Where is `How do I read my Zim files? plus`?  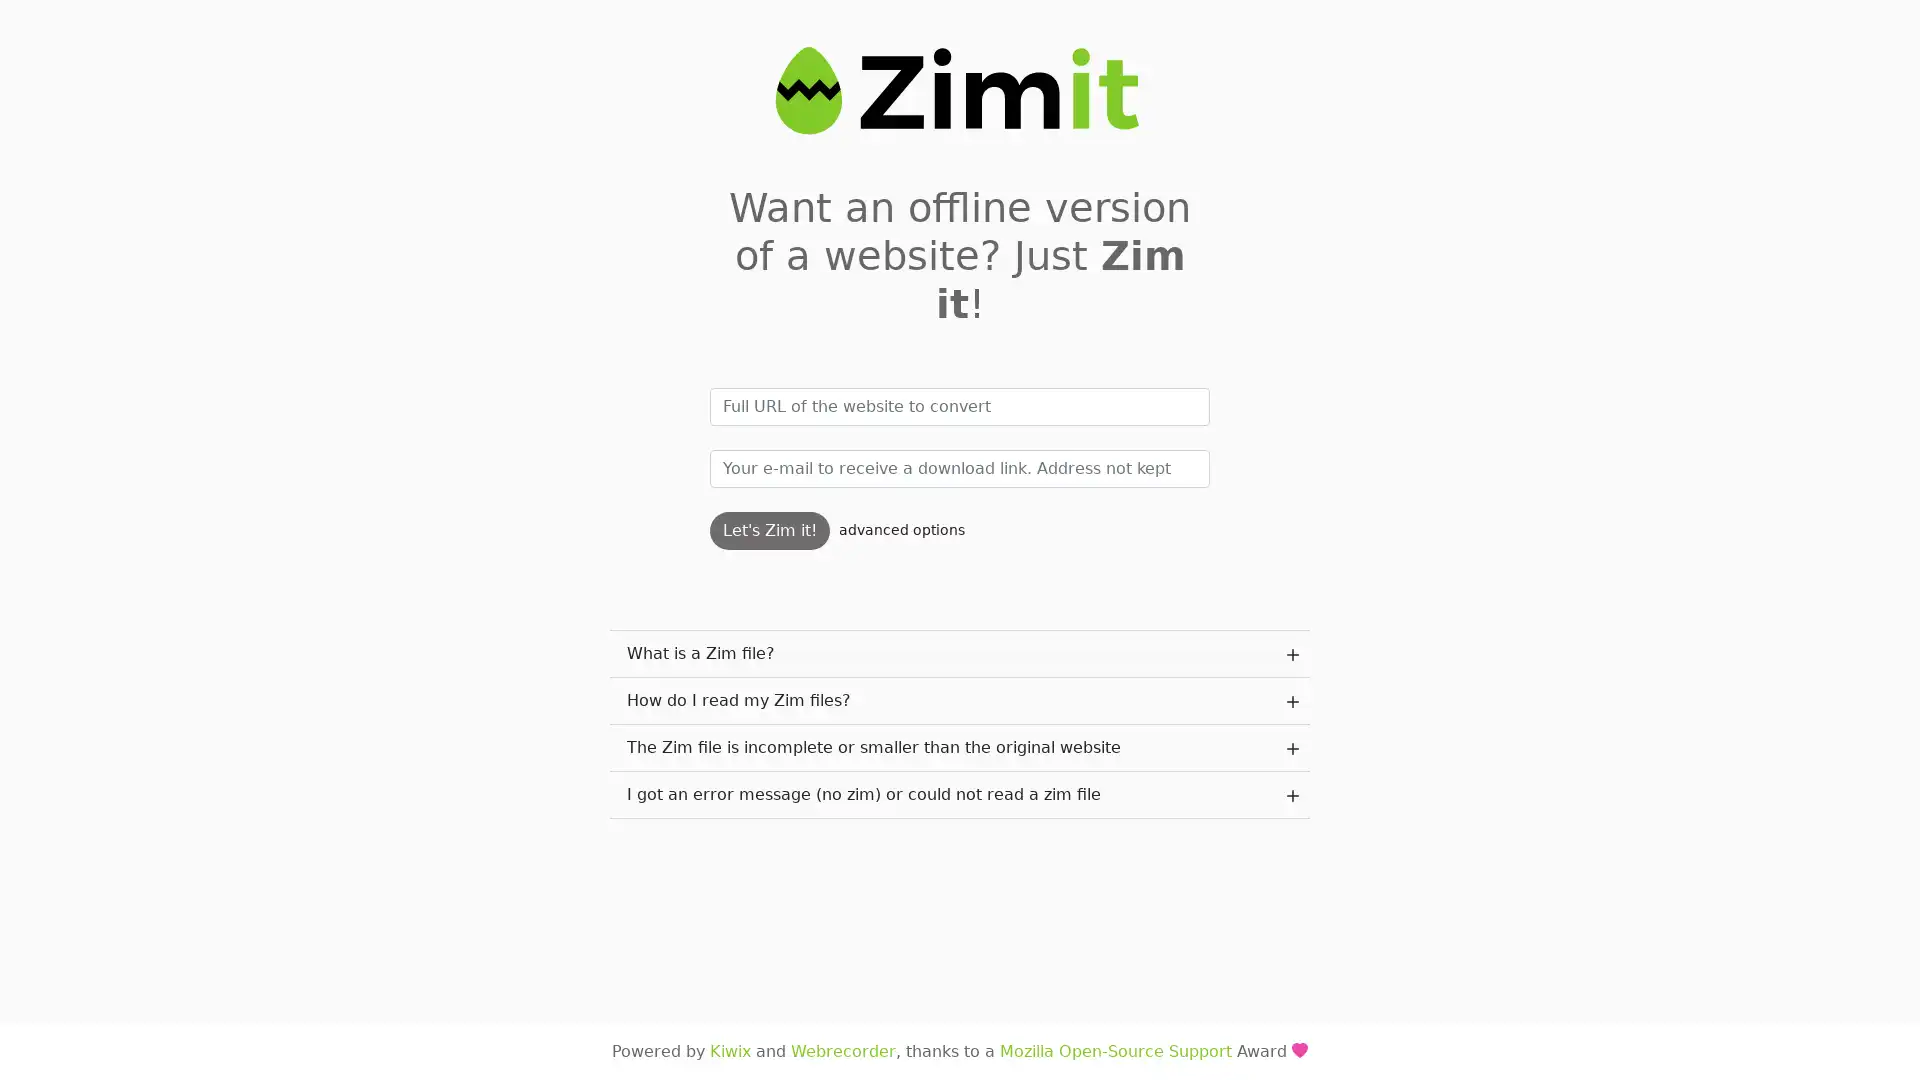
How do I read my Zim files? plus is located at coordinates (960, 698).